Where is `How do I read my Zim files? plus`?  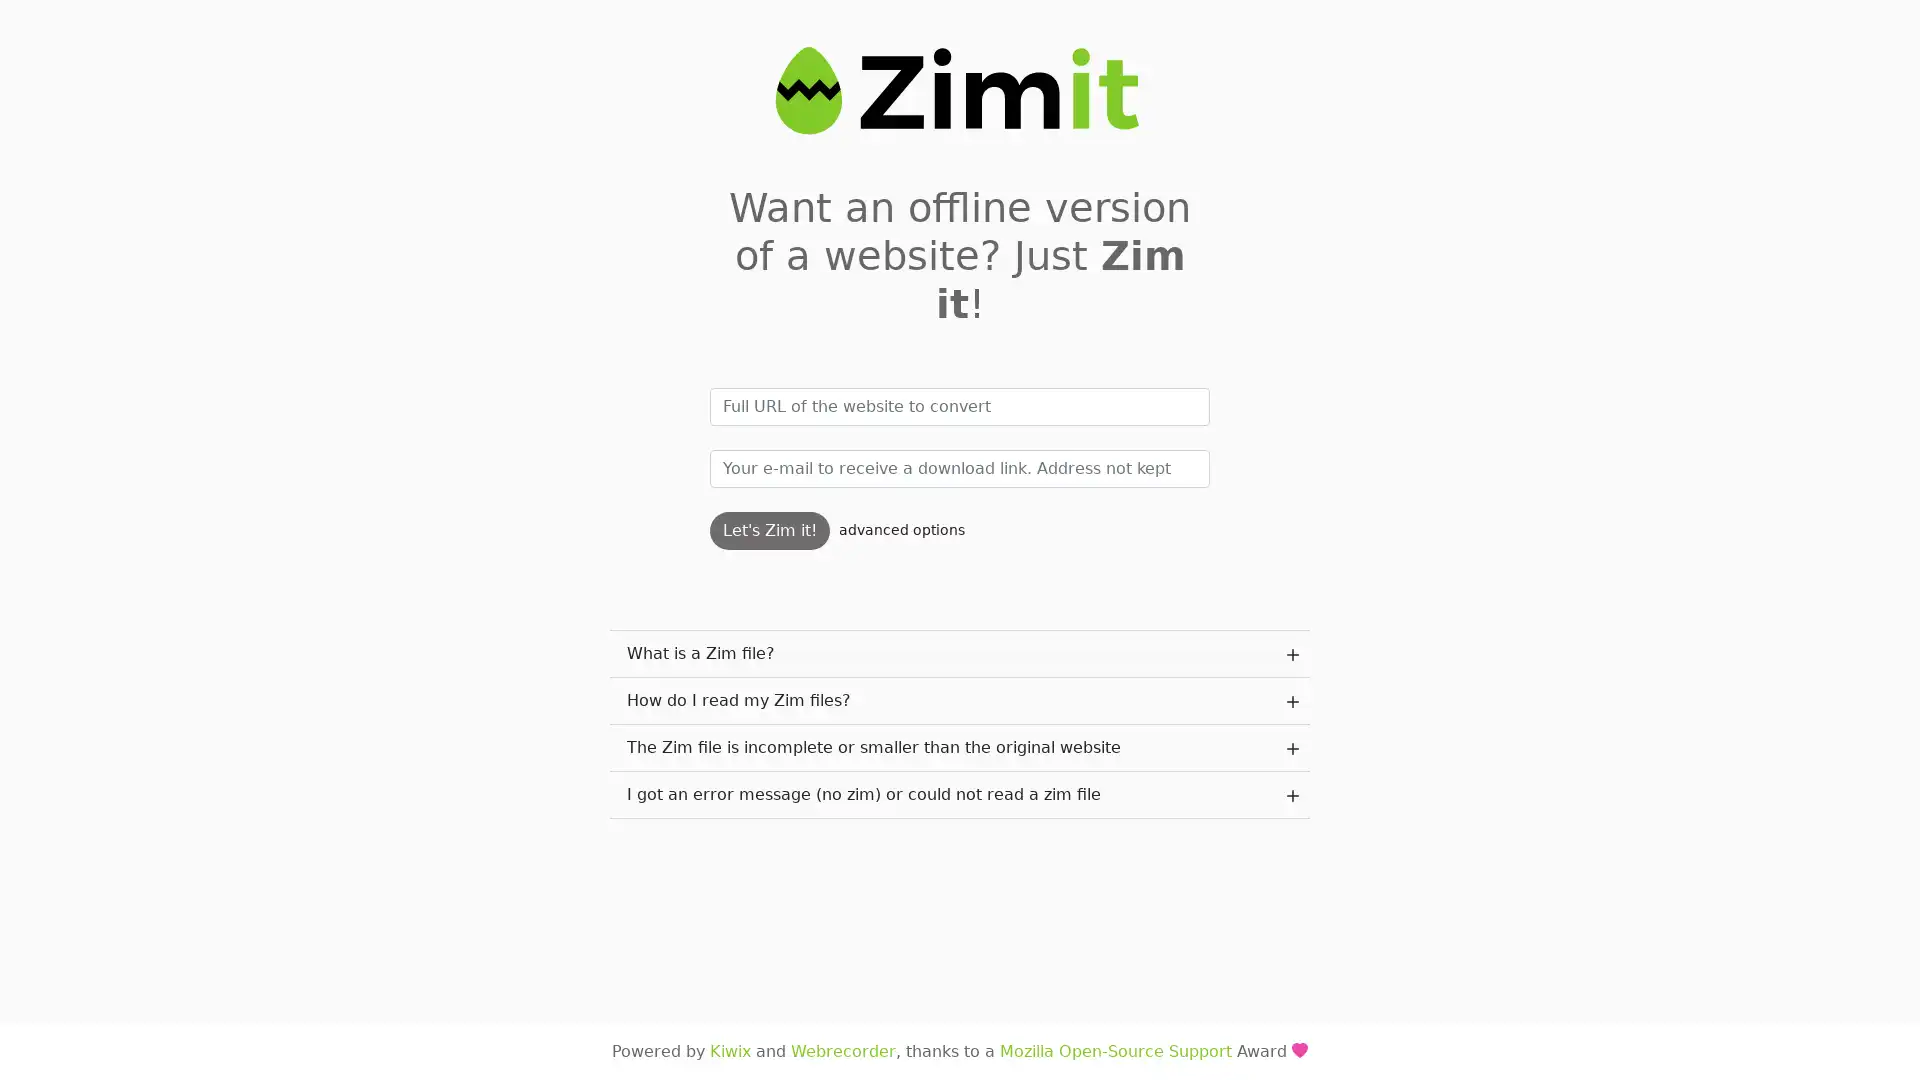
How do I read my Zim files? plus is located at coordinates (960, 698).